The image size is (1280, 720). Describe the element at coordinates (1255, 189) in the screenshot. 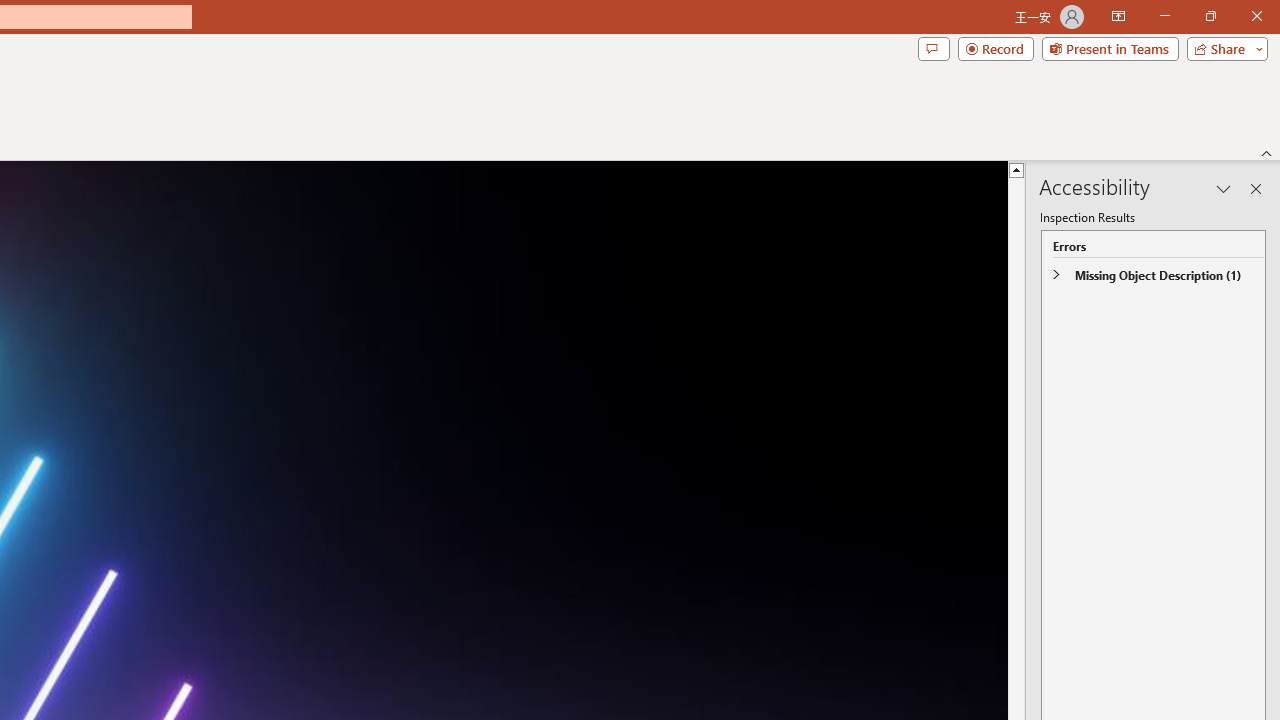

I see `'Close pane'` at that location.